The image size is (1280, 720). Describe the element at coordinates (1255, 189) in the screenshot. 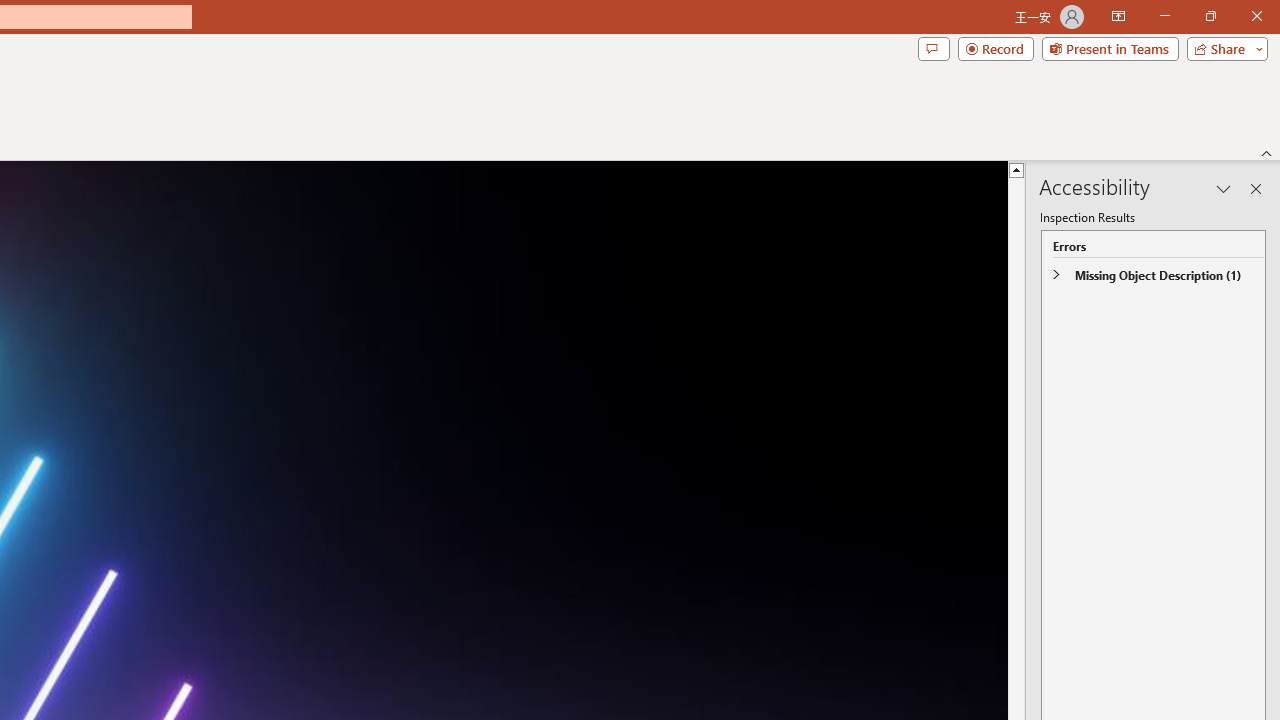

I see `'Close pane'` at that location.